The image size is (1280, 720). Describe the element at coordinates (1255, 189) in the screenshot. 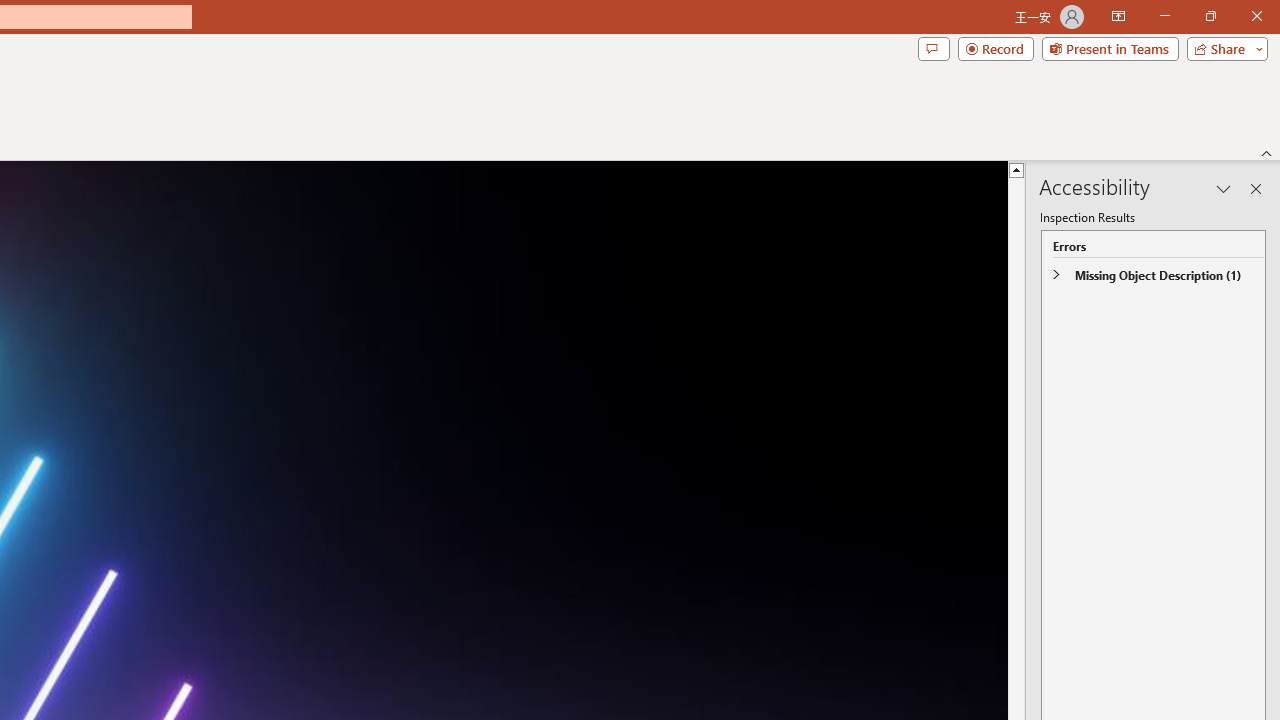

I see `'Close pane'` at that location.